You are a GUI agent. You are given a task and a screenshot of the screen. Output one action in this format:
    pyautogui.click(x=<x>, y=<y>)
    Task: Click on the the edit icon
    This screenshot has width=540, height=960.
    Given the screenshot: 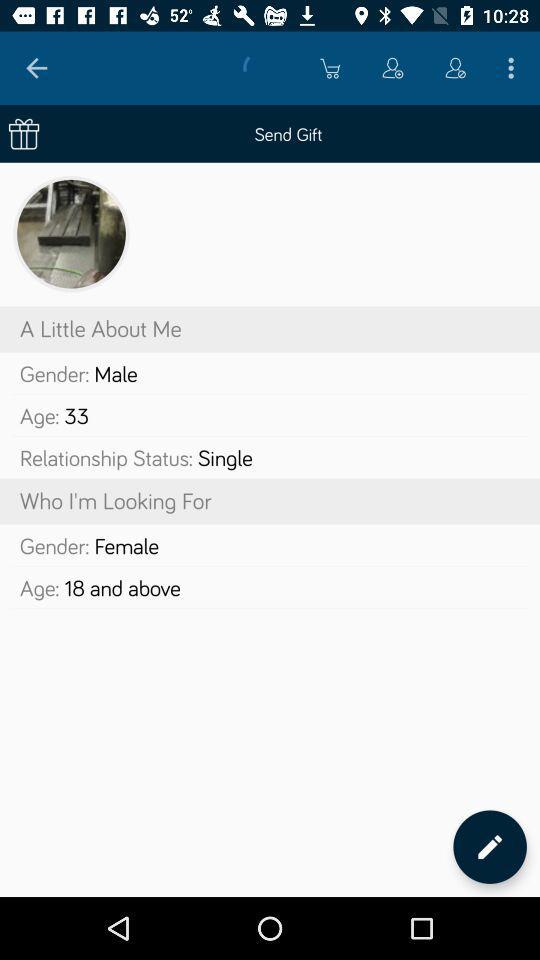 What is the action you would take?
    pyautogui.click(x=489, y=846)
    